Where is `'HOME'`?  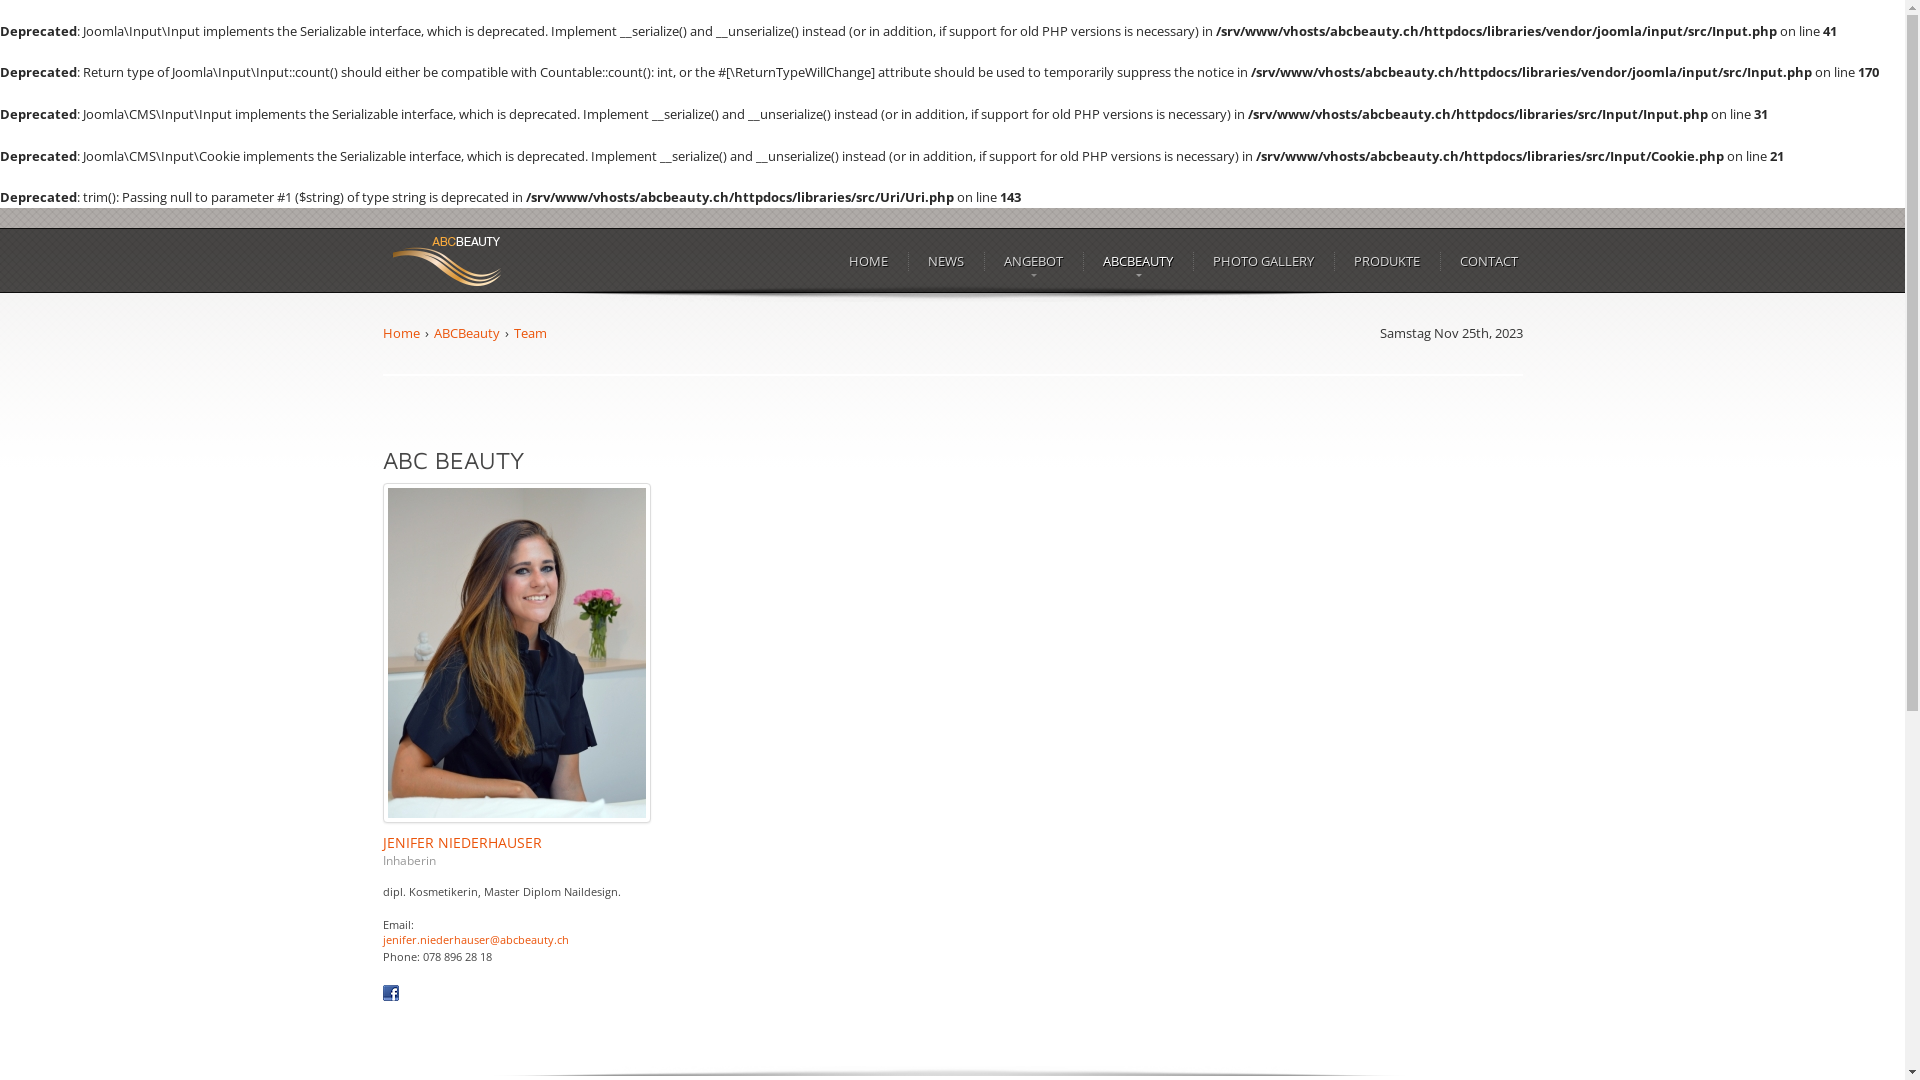
'HOME' is located at coordinates (868, 260).